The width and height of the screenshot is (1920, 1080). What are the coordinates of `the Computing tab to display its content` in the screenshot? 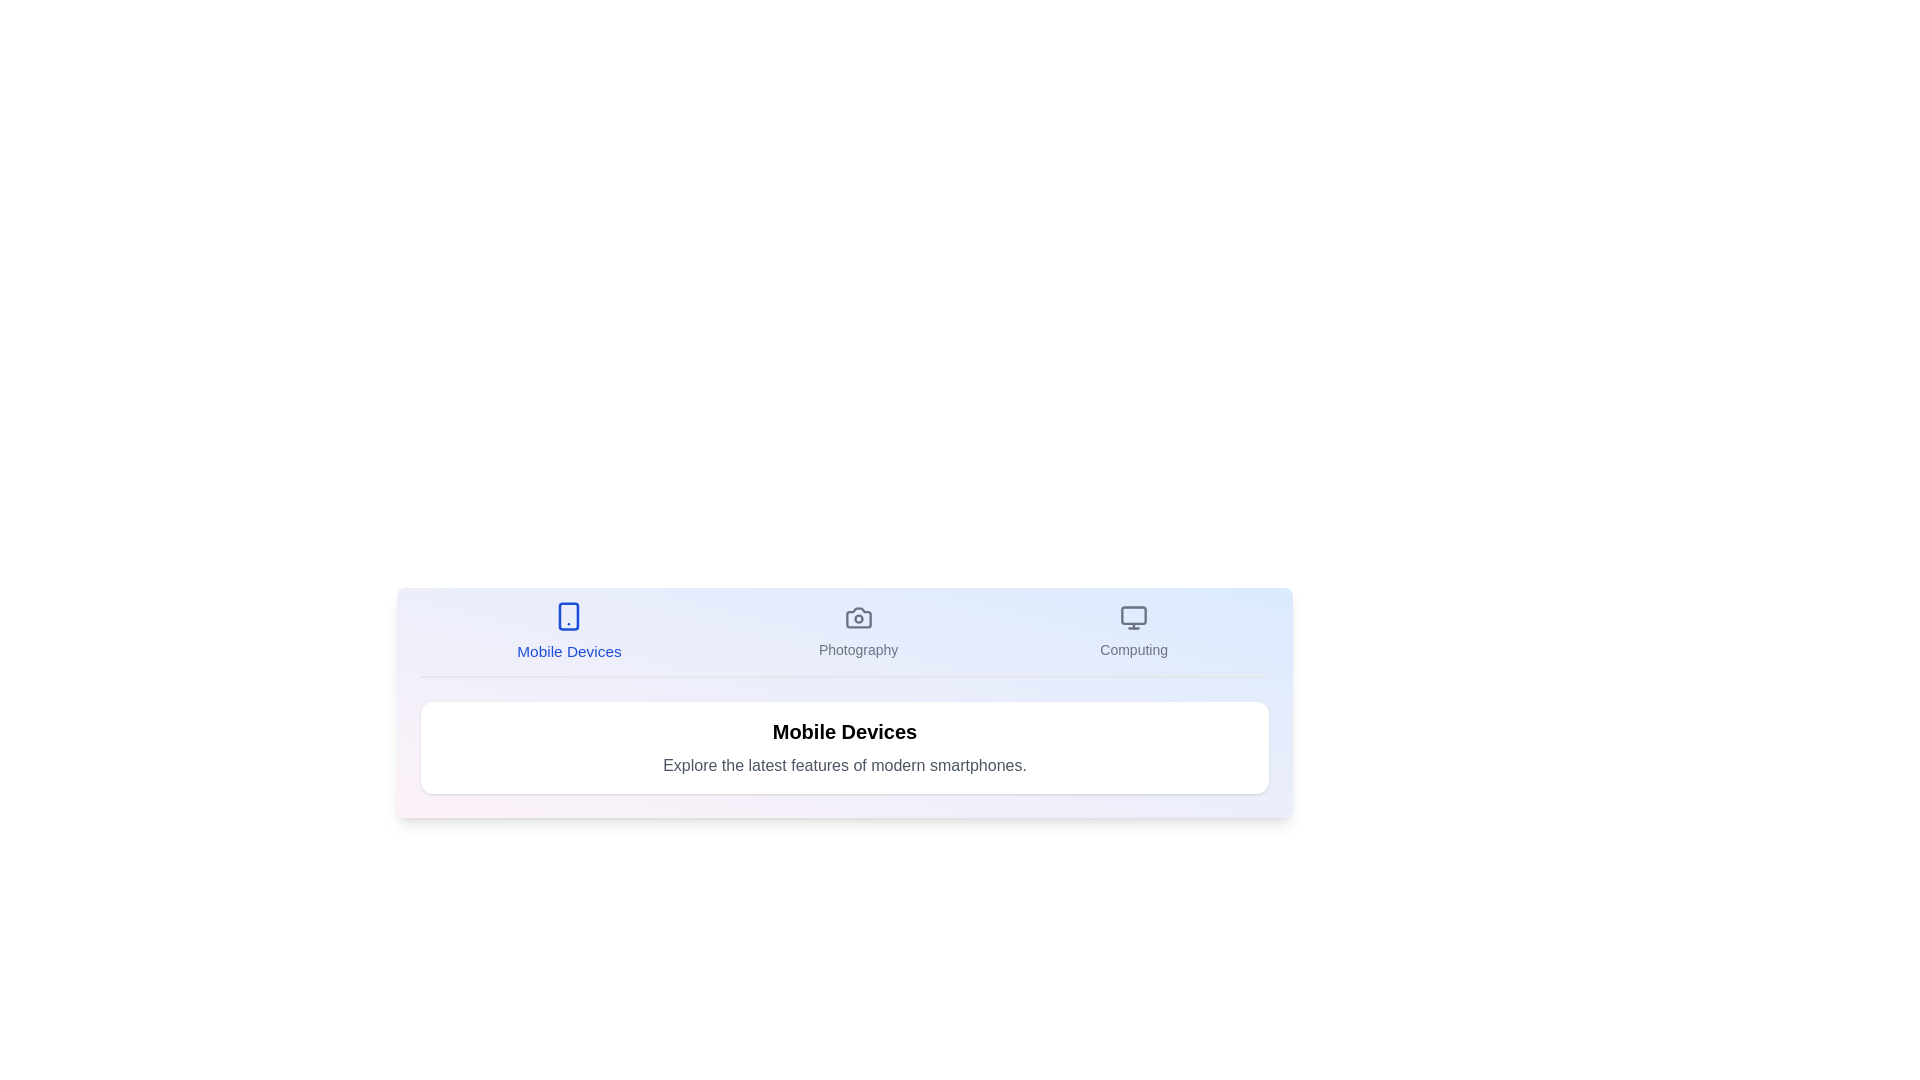 It's located at (1134, 632).